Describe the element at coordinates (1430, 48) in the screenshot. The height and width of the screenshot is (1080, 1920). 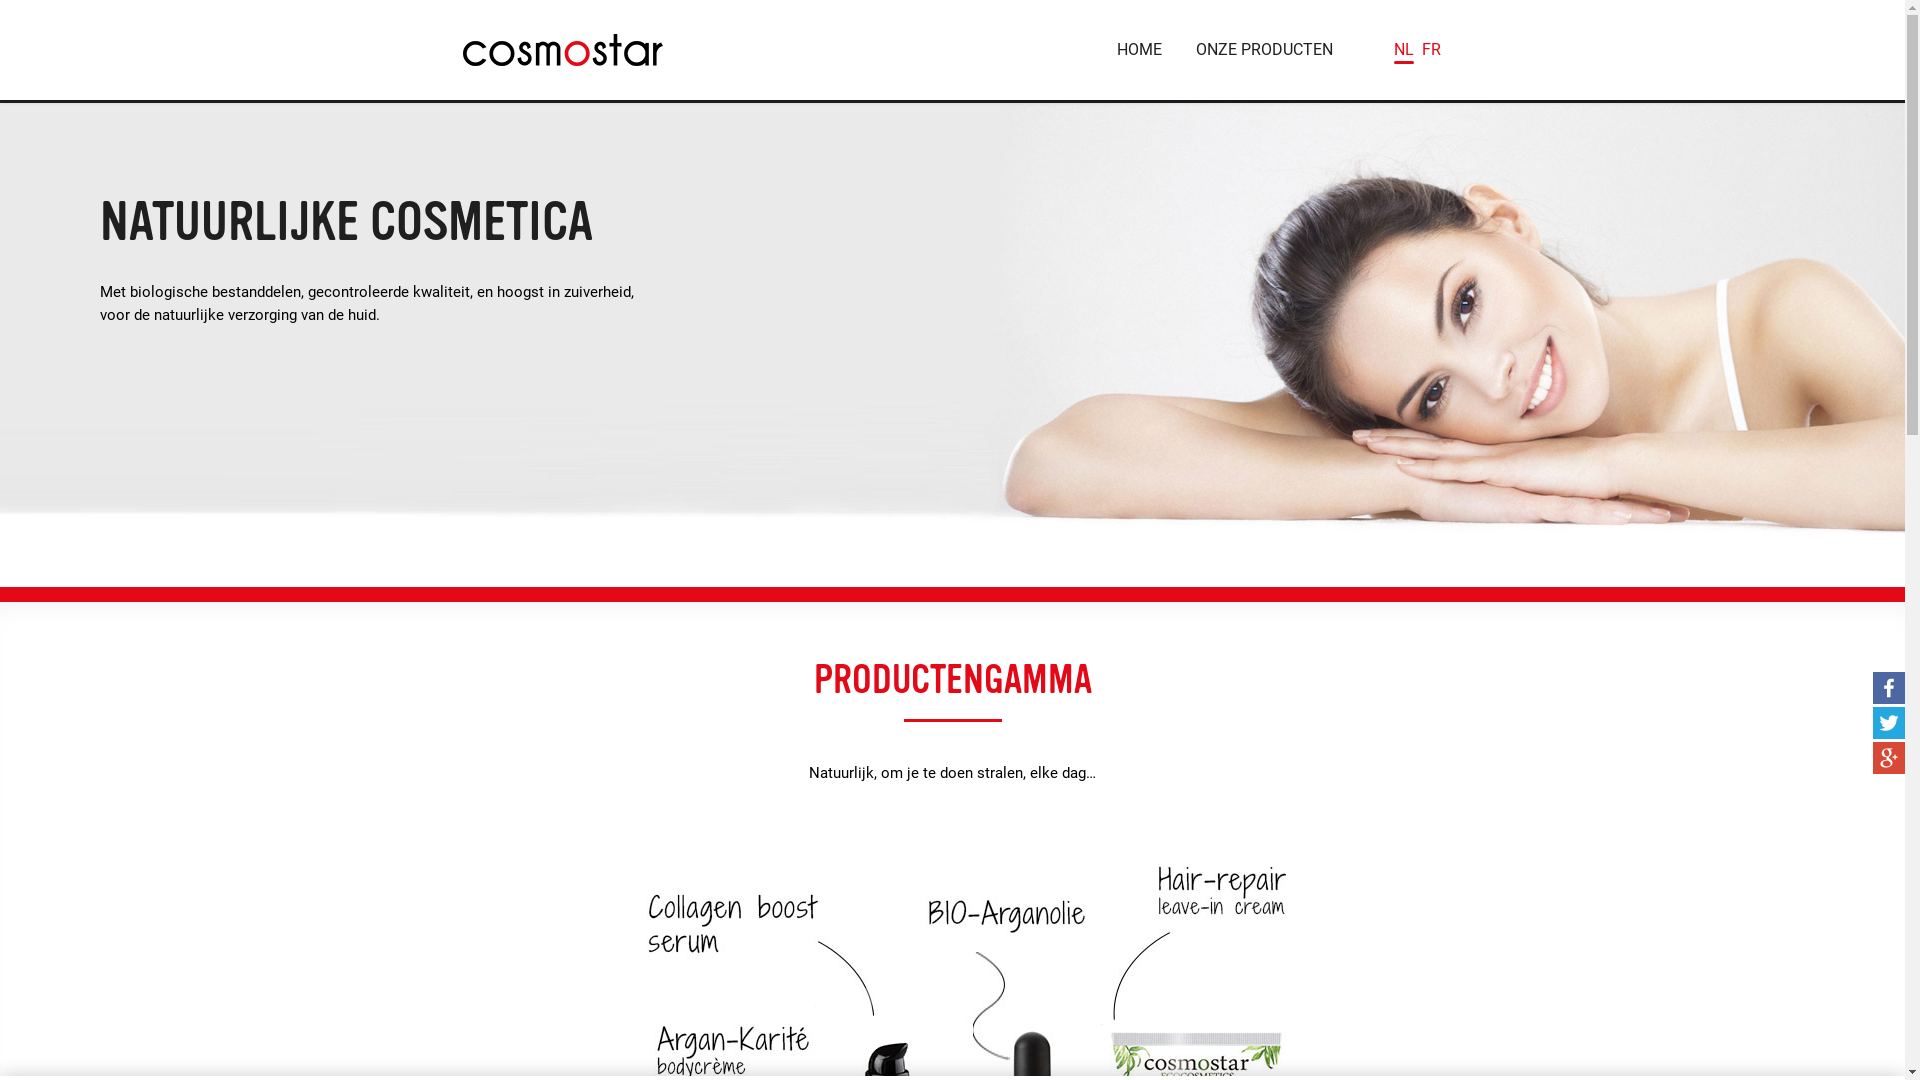
I see `'FR'` at that location.